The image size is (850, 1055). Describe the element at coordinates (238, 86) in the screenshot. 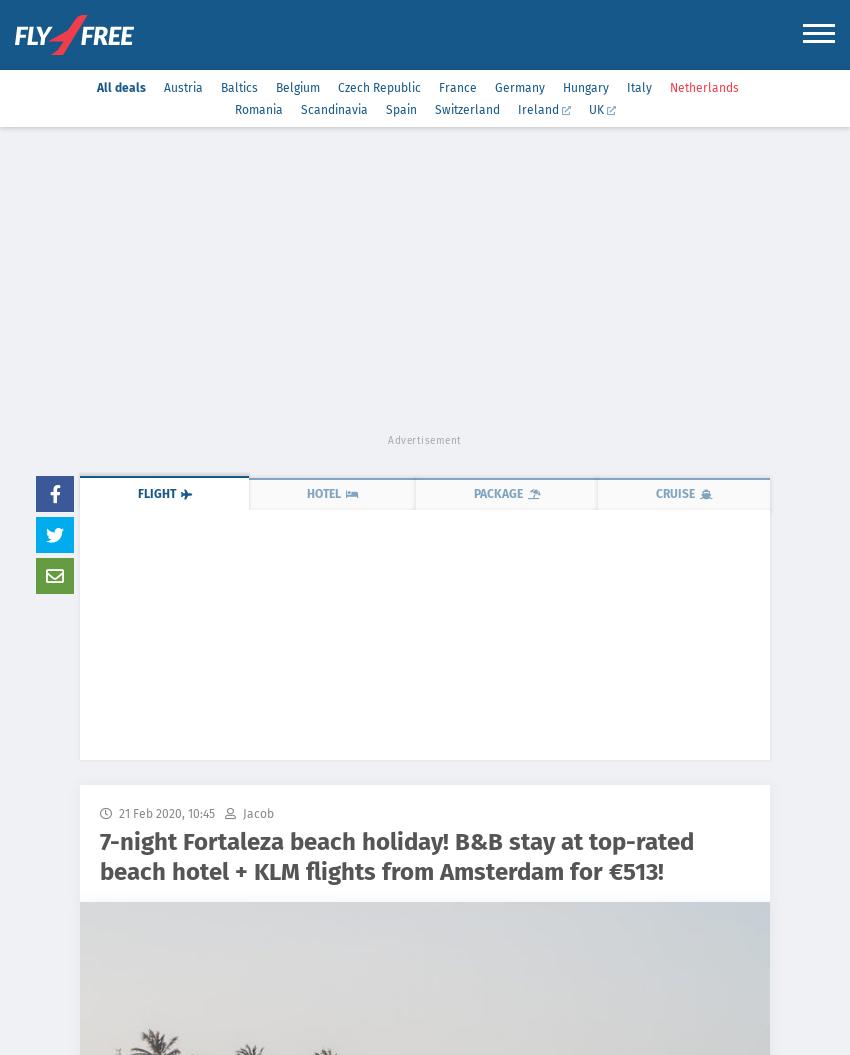

I see `'Baltics'` at that location.